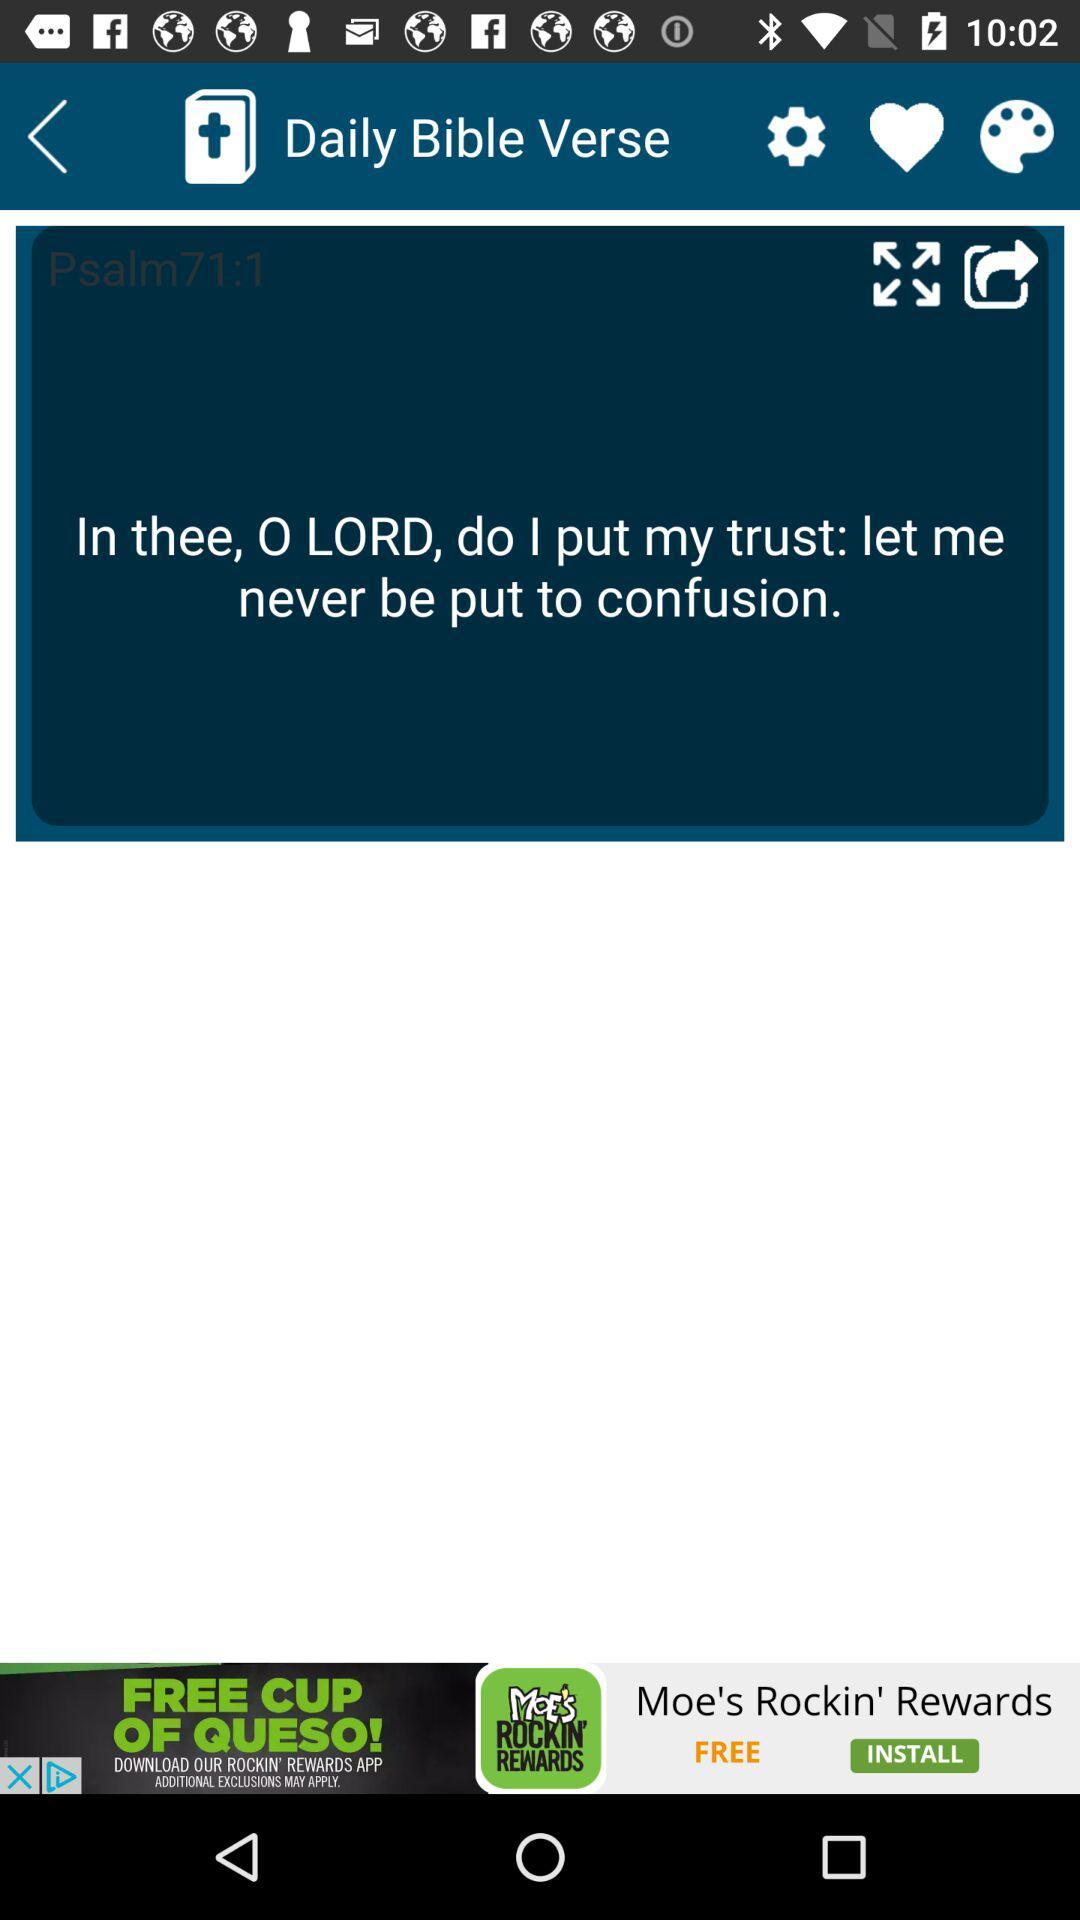 Image resolution: width=1080 pixels, height=1920 pixels. What do you see at coordinates (1001, 272) in the screenshot?
I see `previous` at bounding box center [1001, 272].